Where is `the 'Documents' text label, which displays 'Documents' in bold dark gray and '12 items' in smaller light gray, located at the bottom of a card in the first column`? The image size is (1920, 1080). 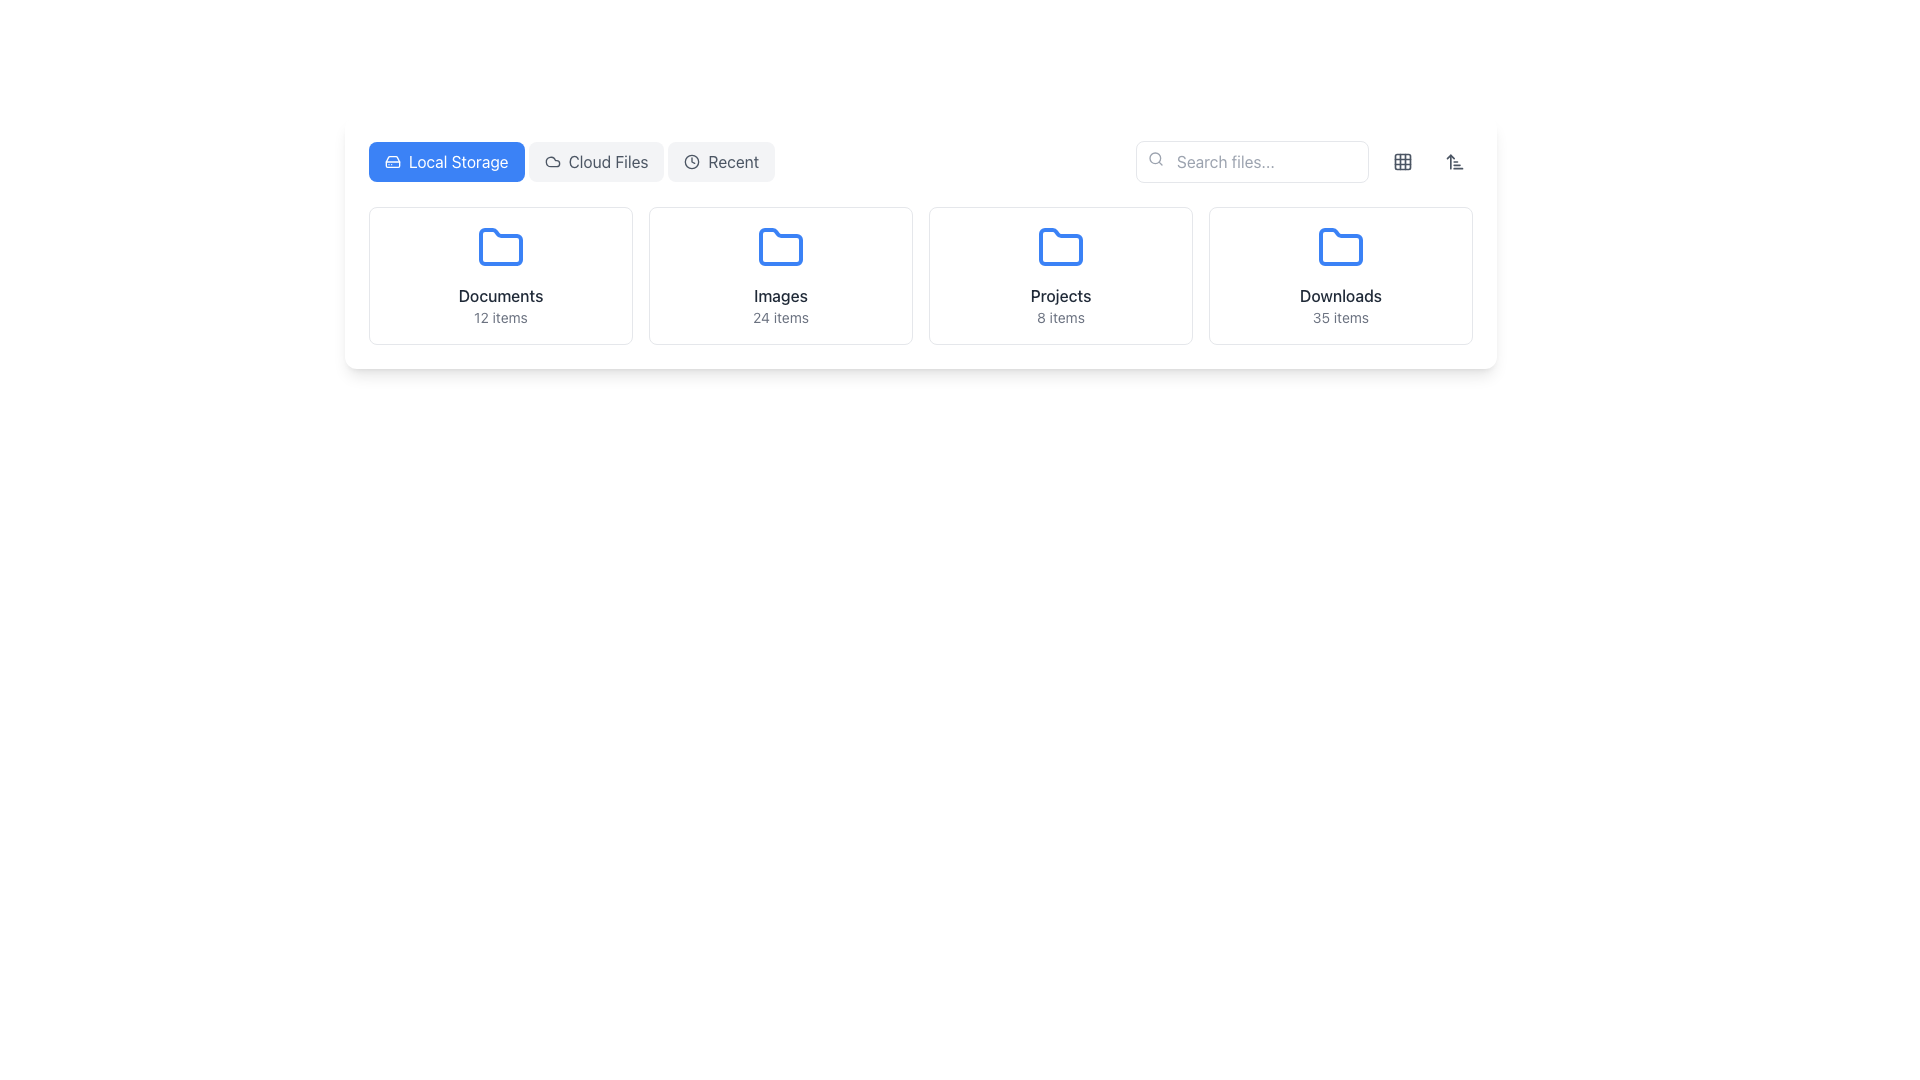
the 'Documents' text label, which displays 'Documents' in bold dark gray and '12 items' in smaller light gray, located at the bottom of a card in the first column is located at coordinates (500, 305).